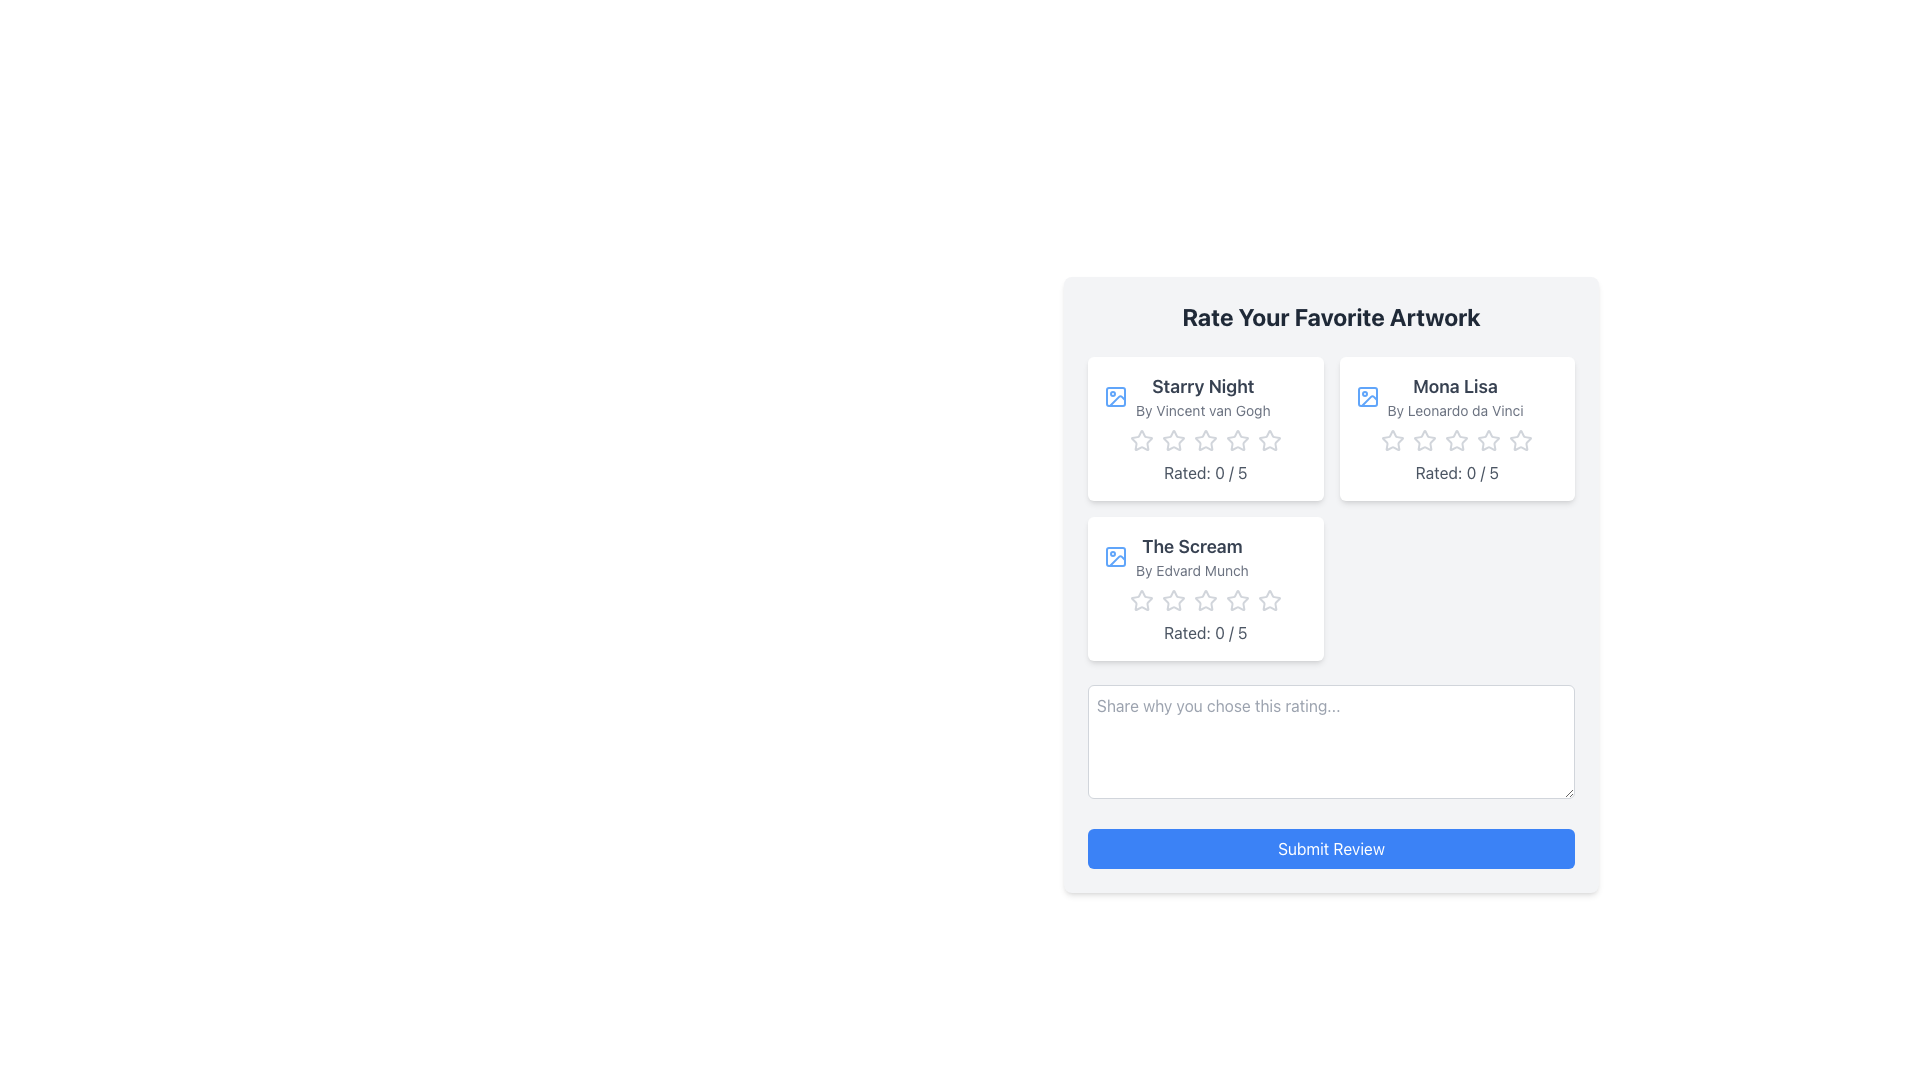  I want to click on the second star icon in the rating row for the 'Mona Lisa' artwork, so click(1391, 438).